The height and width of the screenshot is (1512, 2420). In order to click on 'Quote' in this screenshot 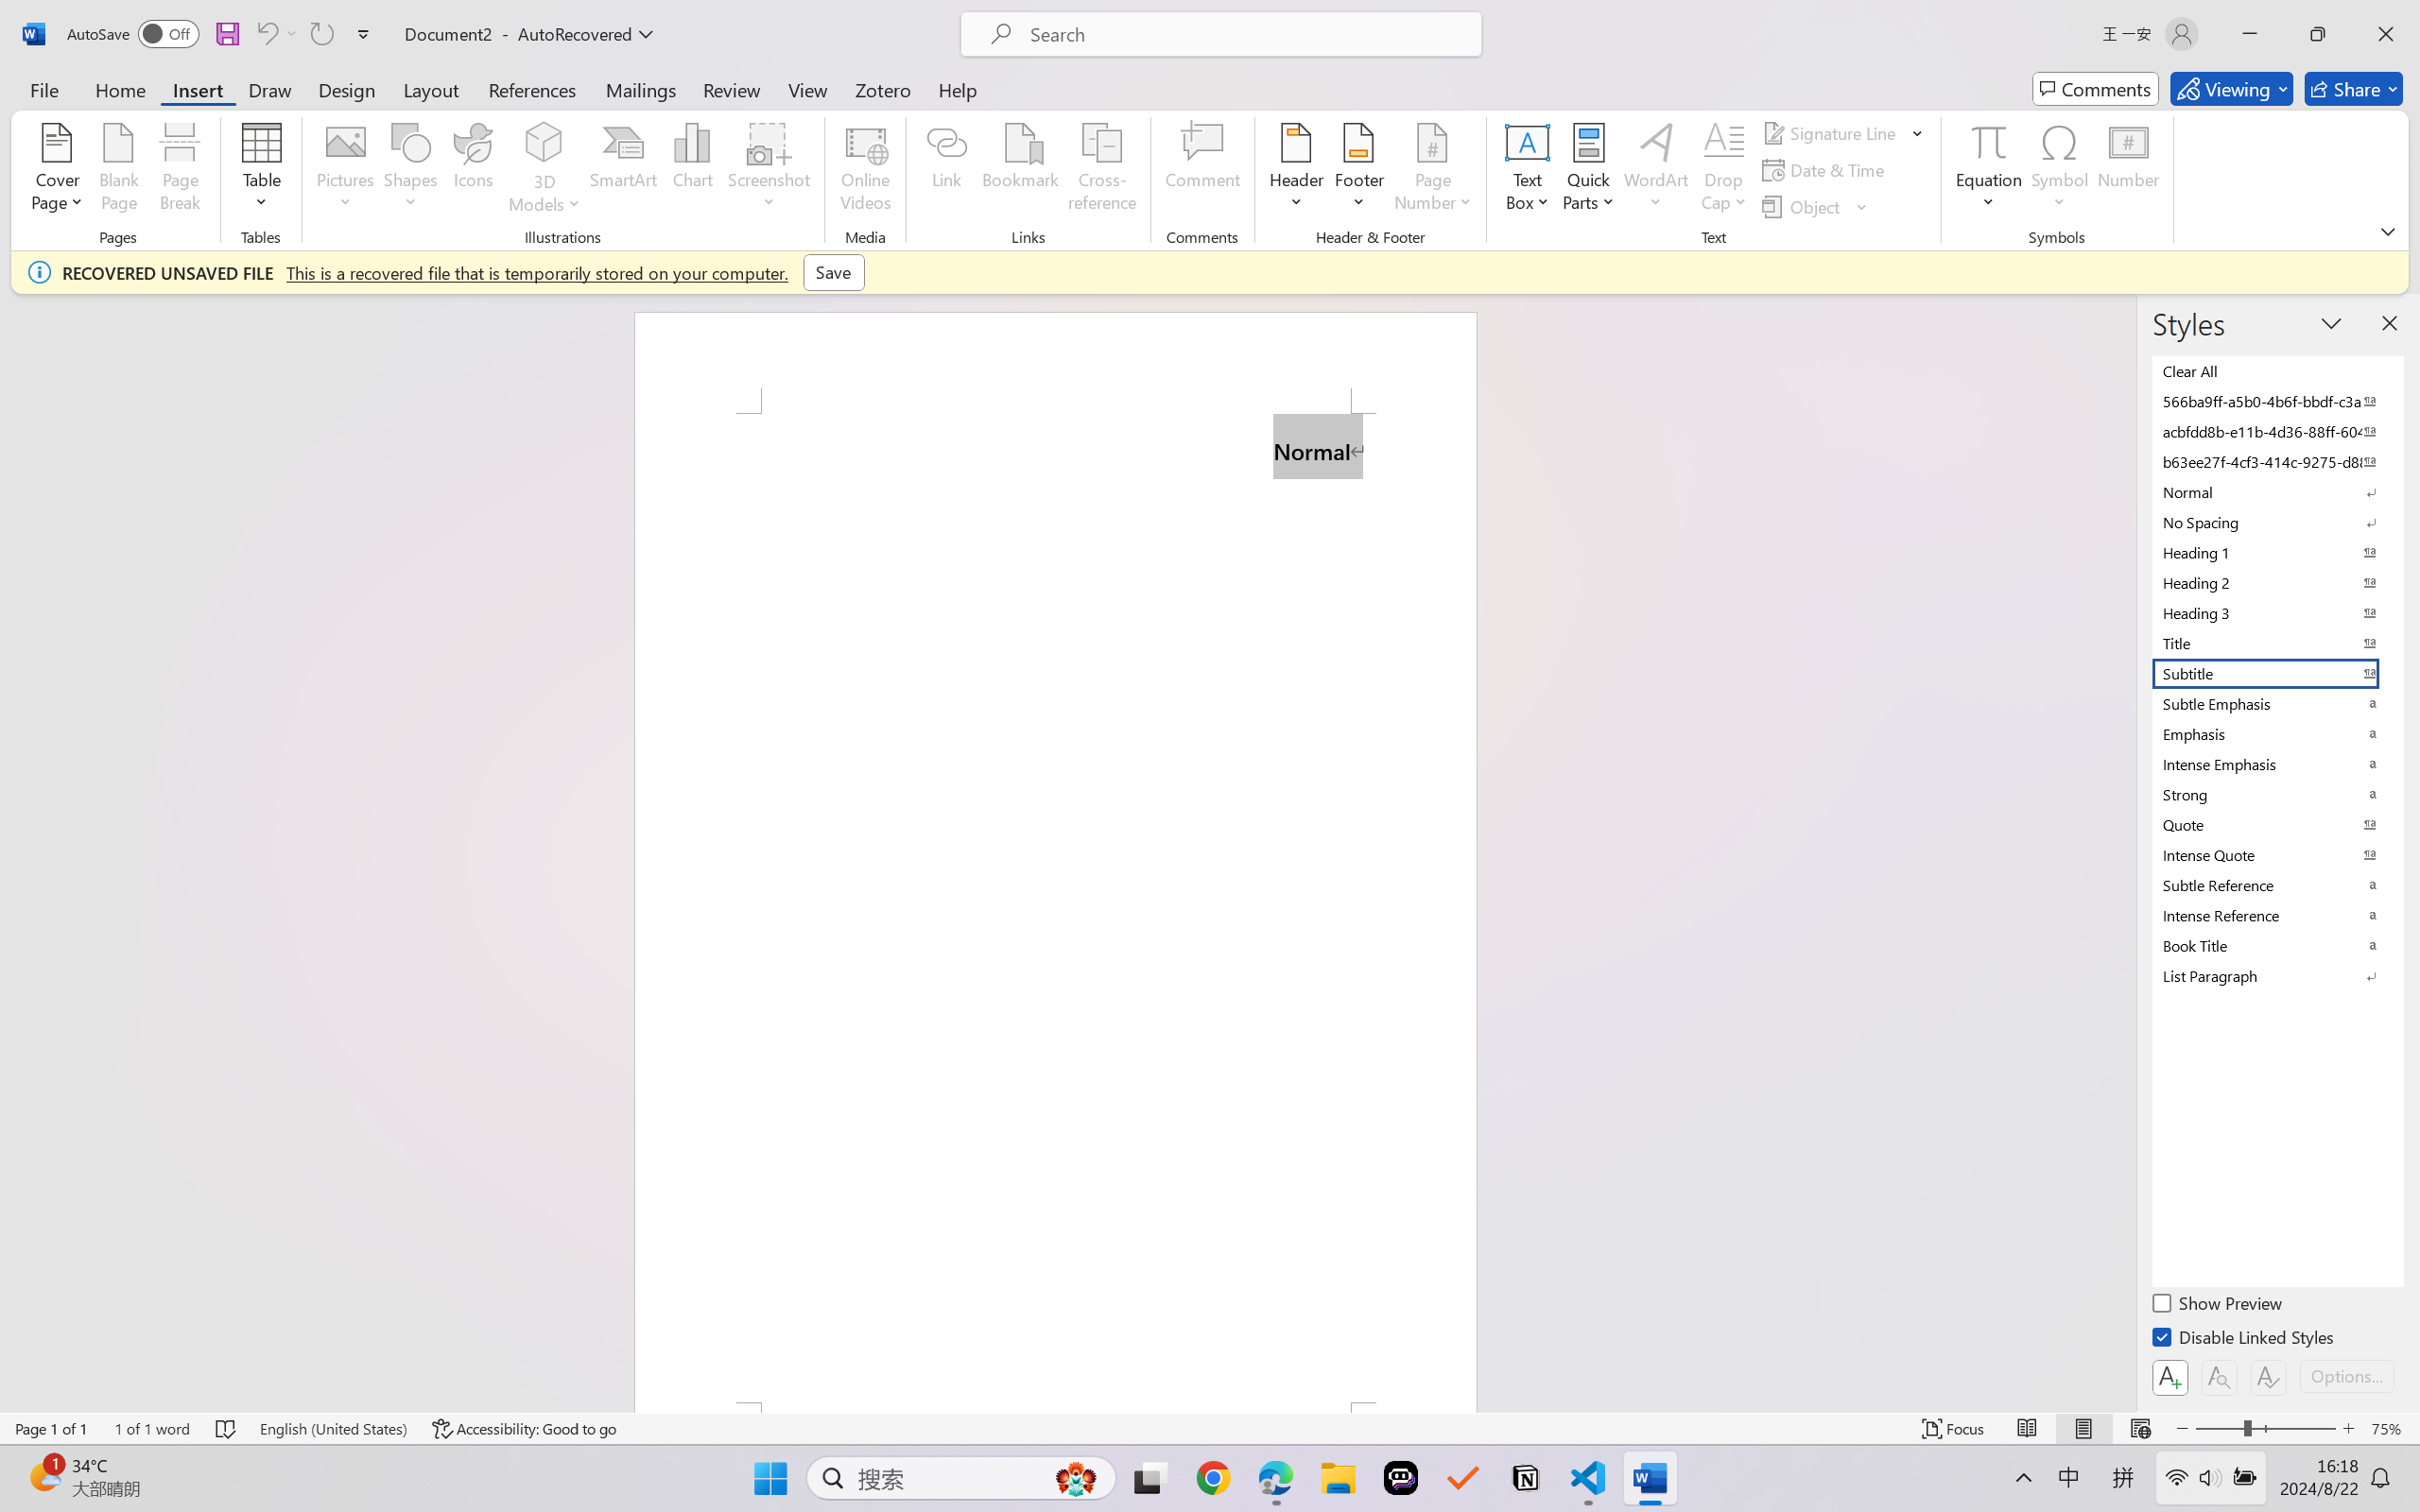, I will do `click(2275, 824)`.